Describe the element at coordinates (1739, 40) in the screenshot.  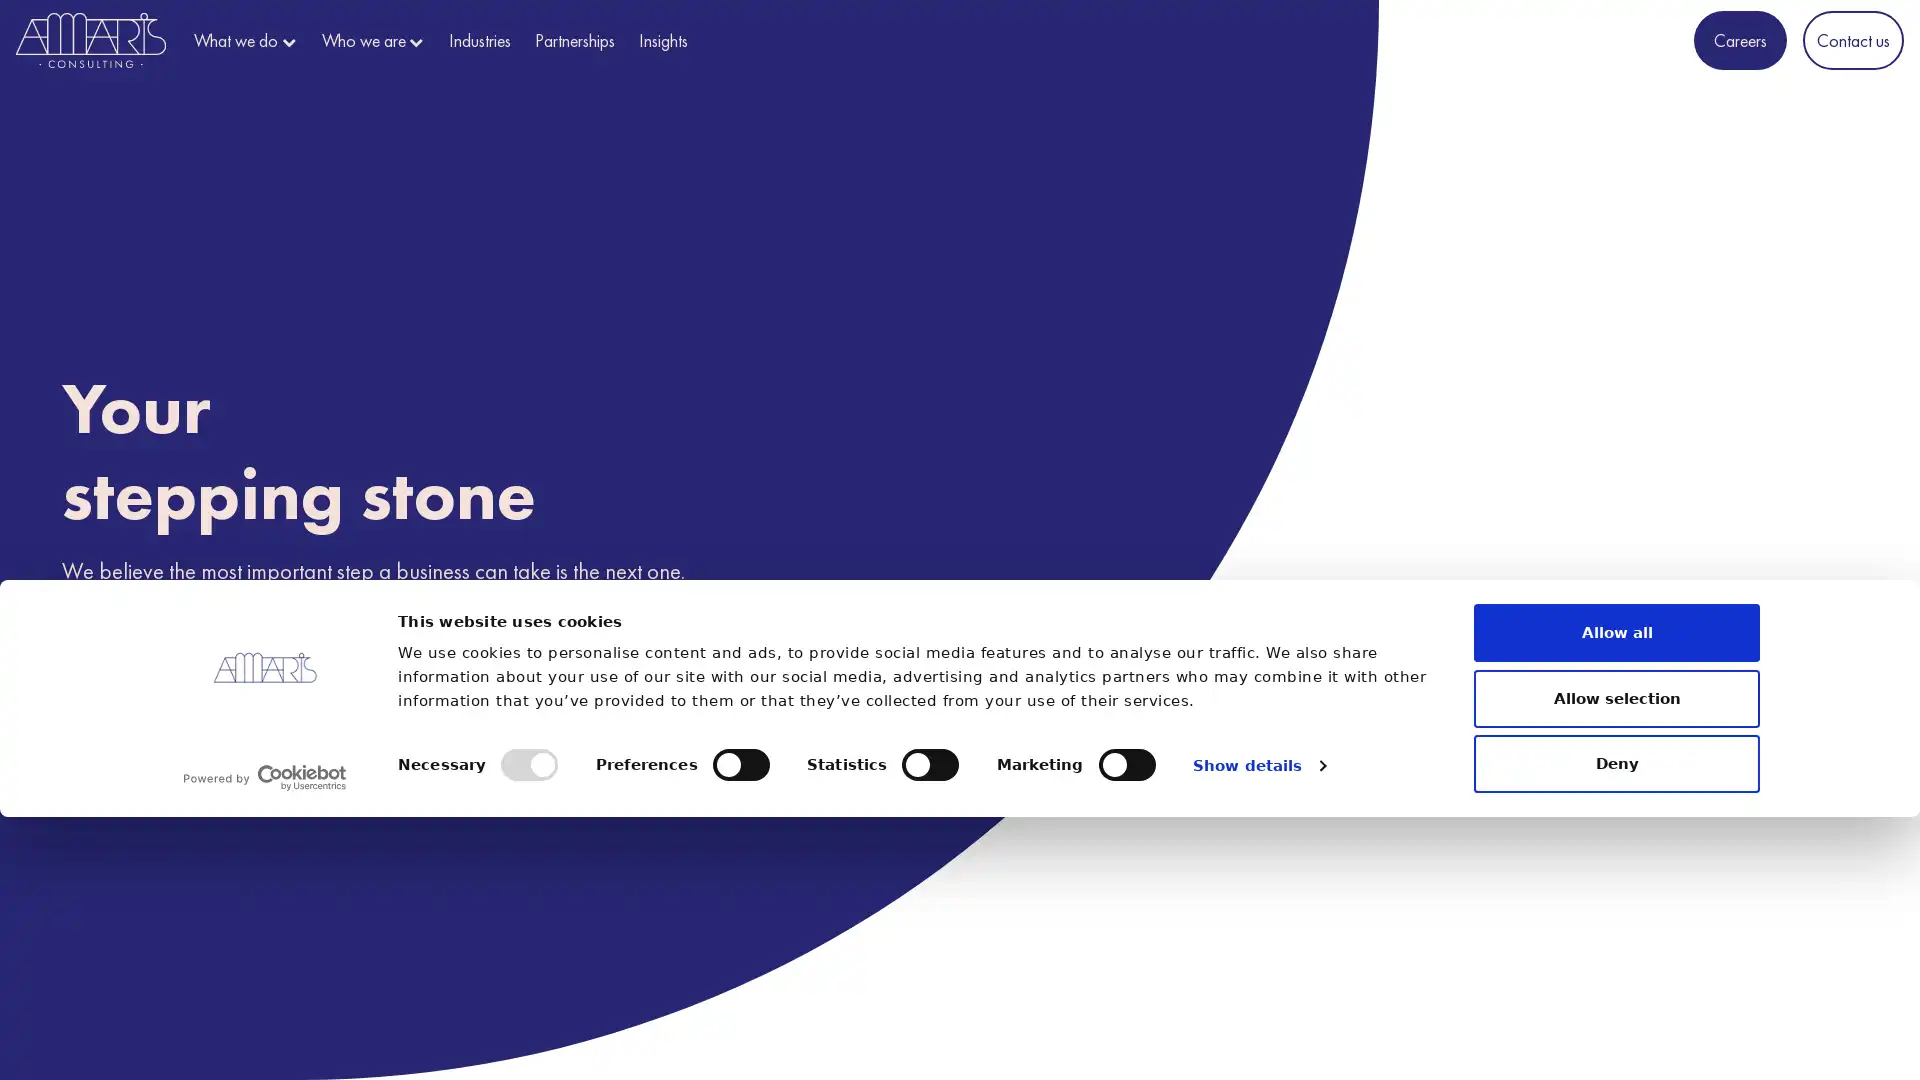
I see `Careers` at that location.